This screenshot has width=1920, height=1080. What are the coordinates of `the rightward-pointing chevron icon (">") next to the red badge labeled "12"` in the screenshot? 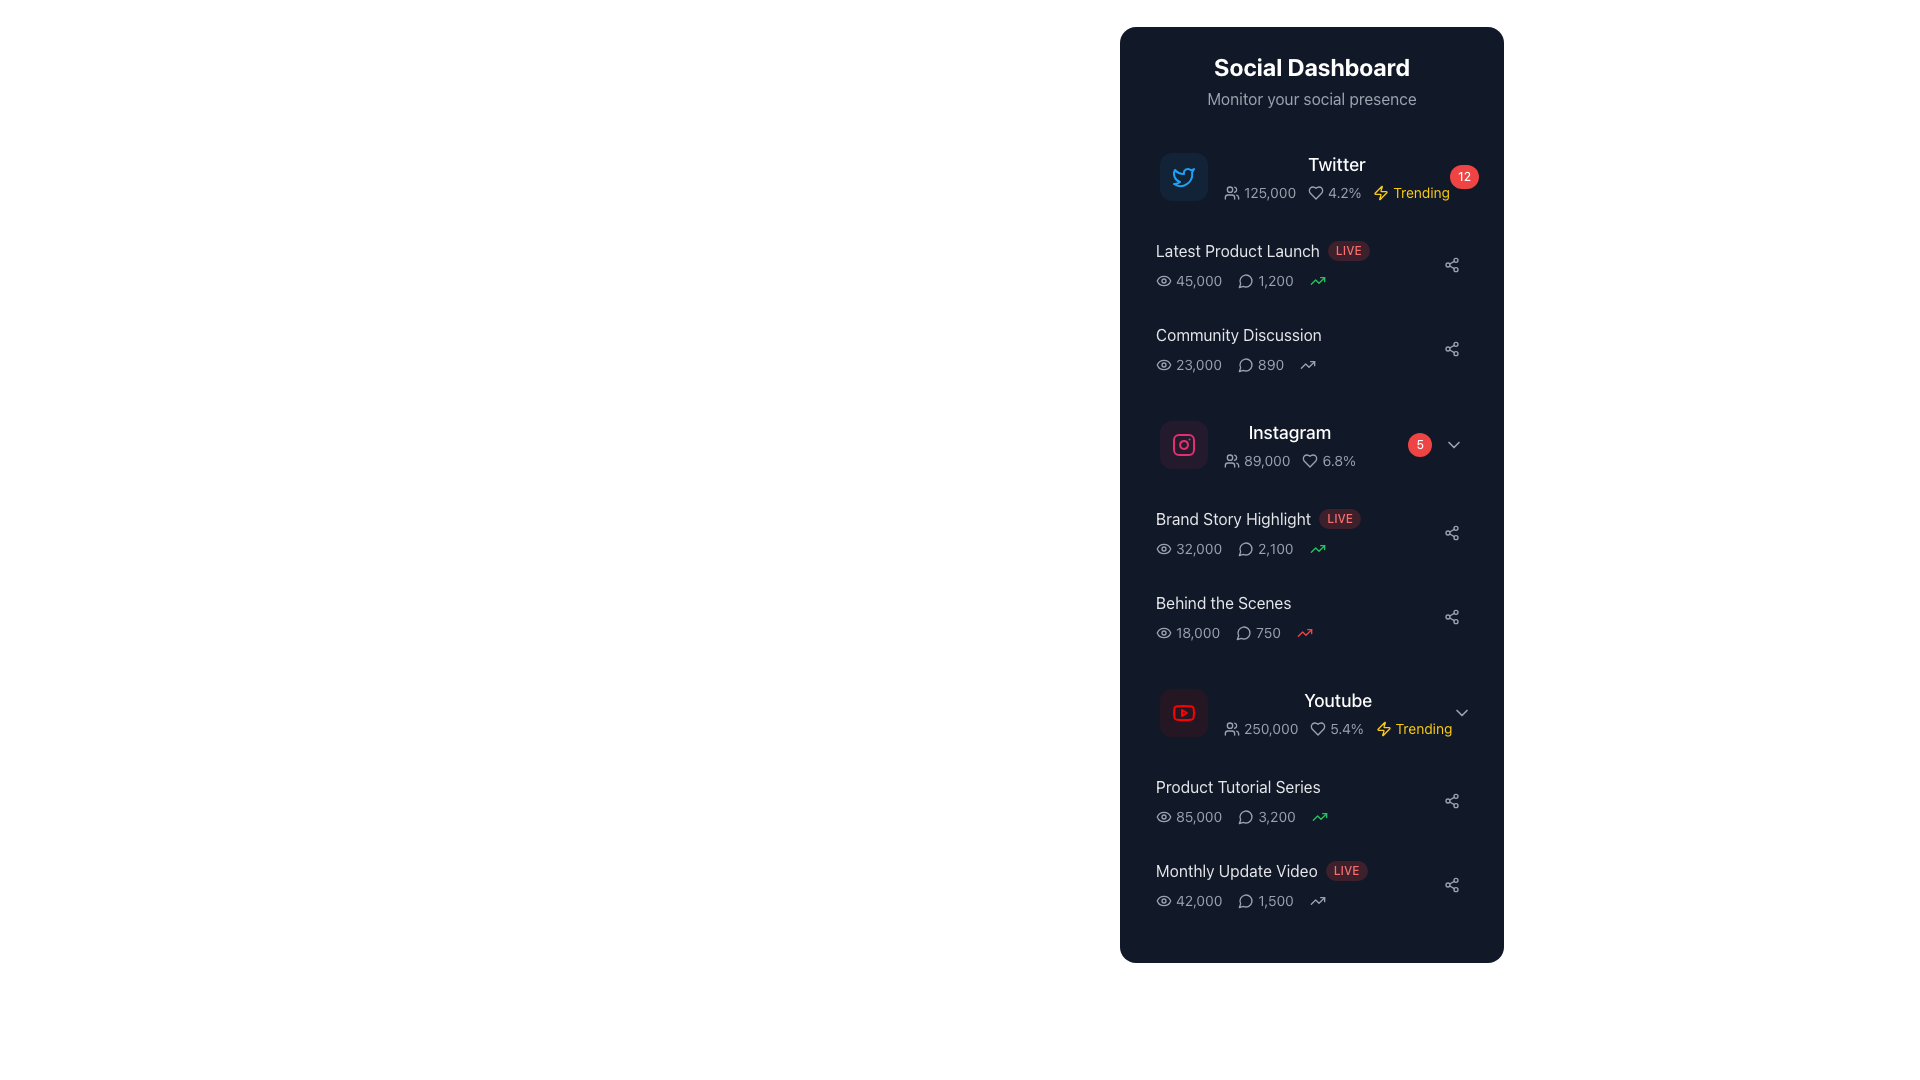 It's located at (1501, 176).